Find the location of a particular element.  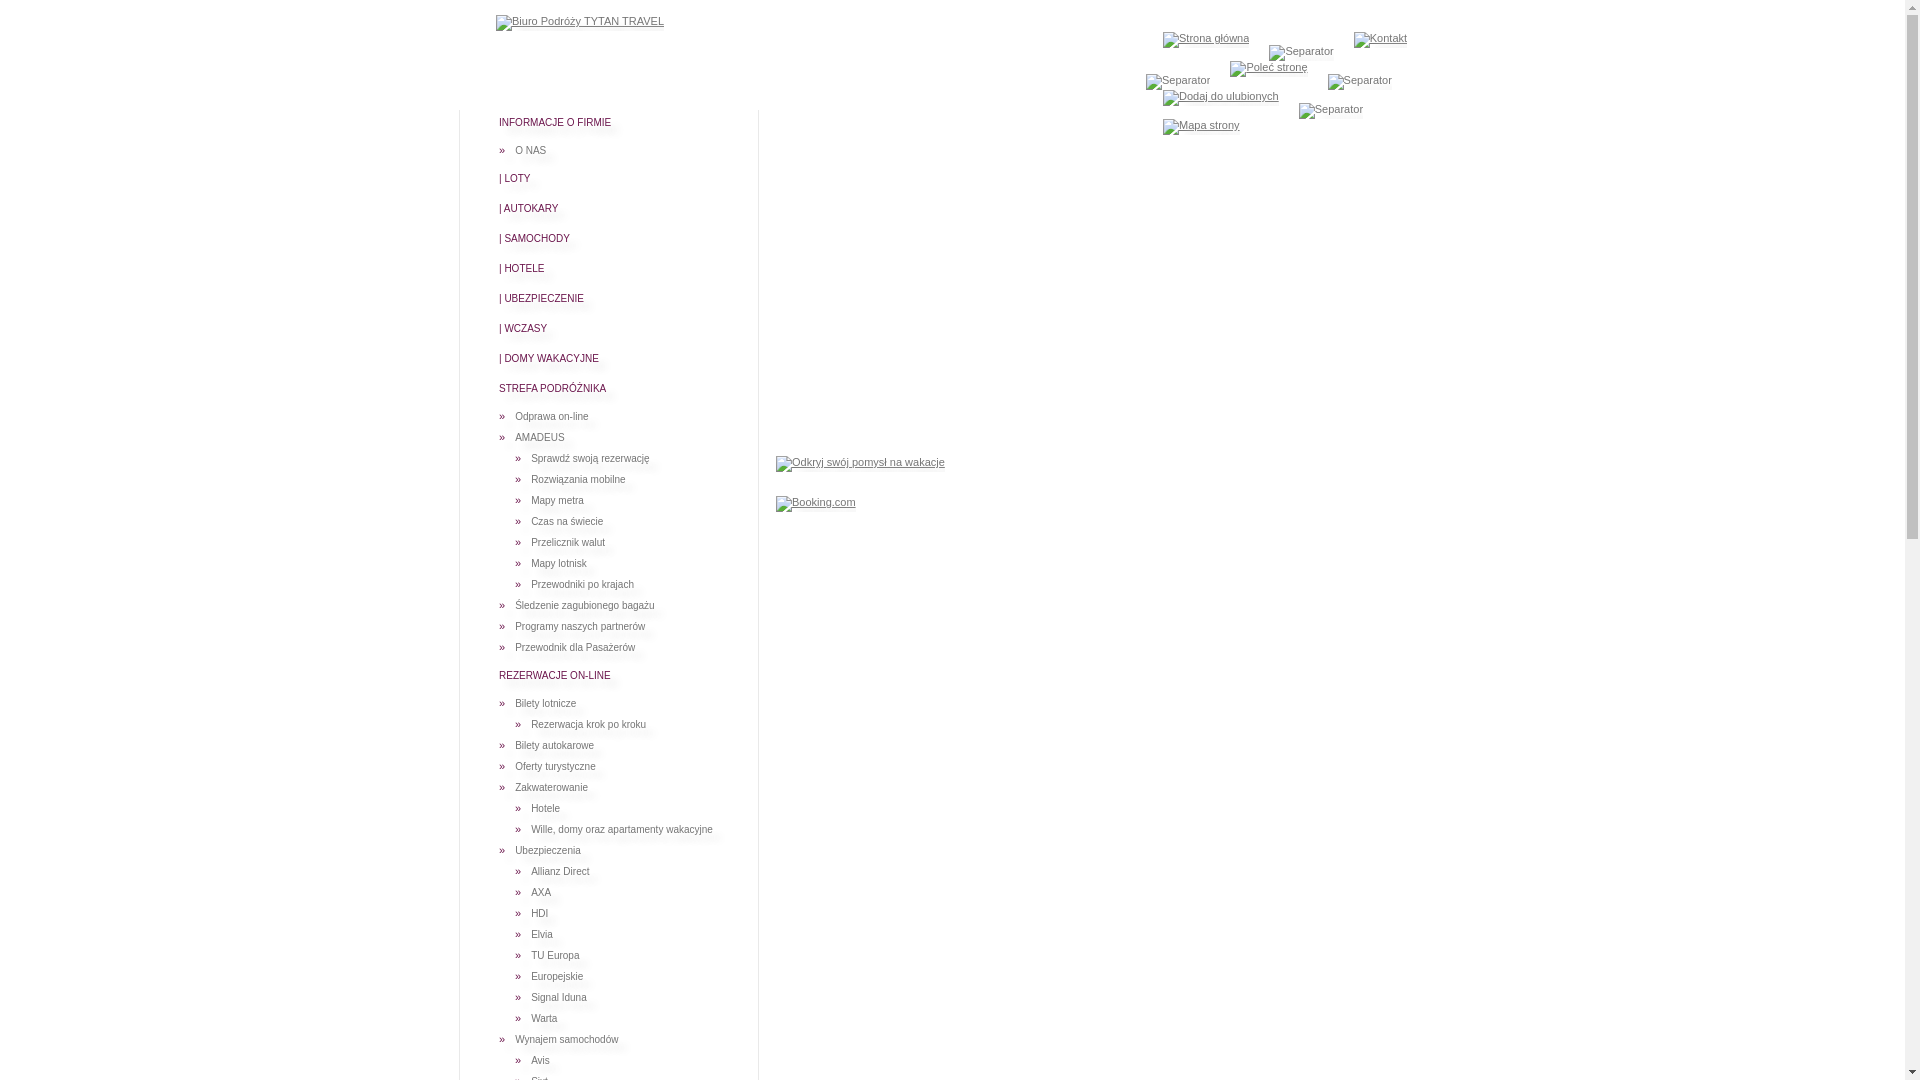

'O NAS' is located at coordinates (530, 149).